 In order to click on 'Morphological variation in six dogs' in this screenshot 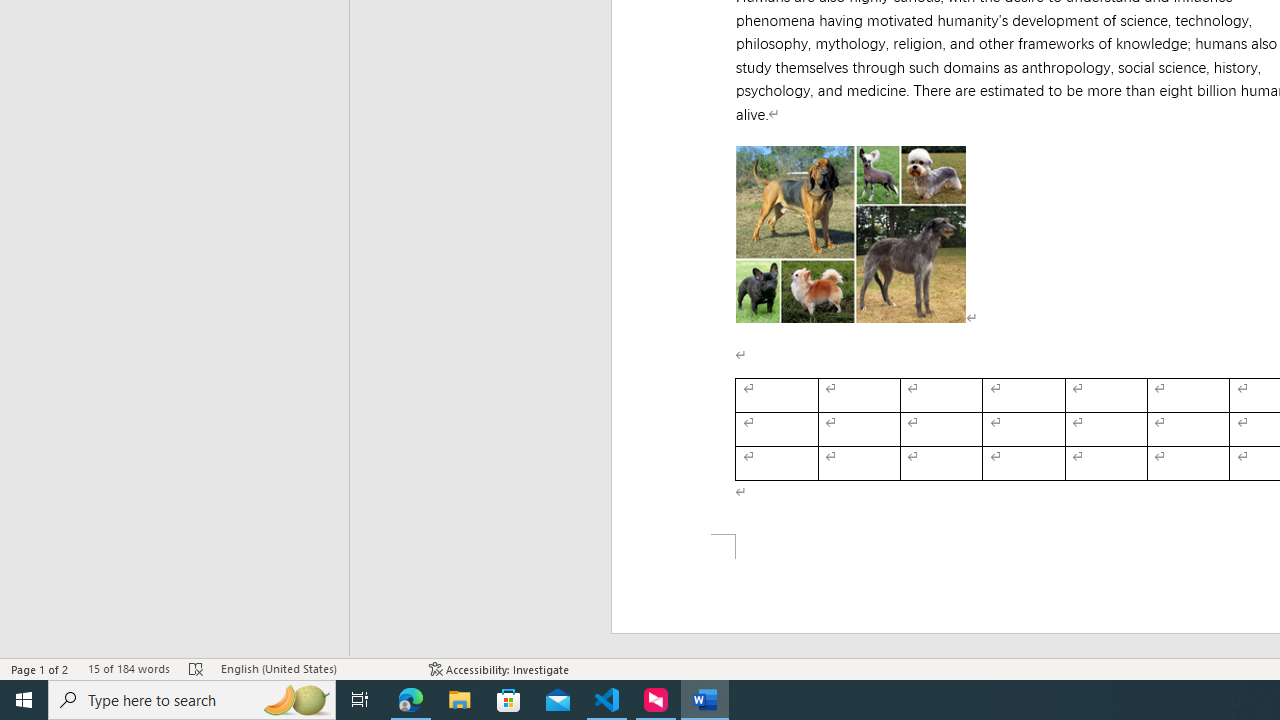, I will do `click(851, 233)`.